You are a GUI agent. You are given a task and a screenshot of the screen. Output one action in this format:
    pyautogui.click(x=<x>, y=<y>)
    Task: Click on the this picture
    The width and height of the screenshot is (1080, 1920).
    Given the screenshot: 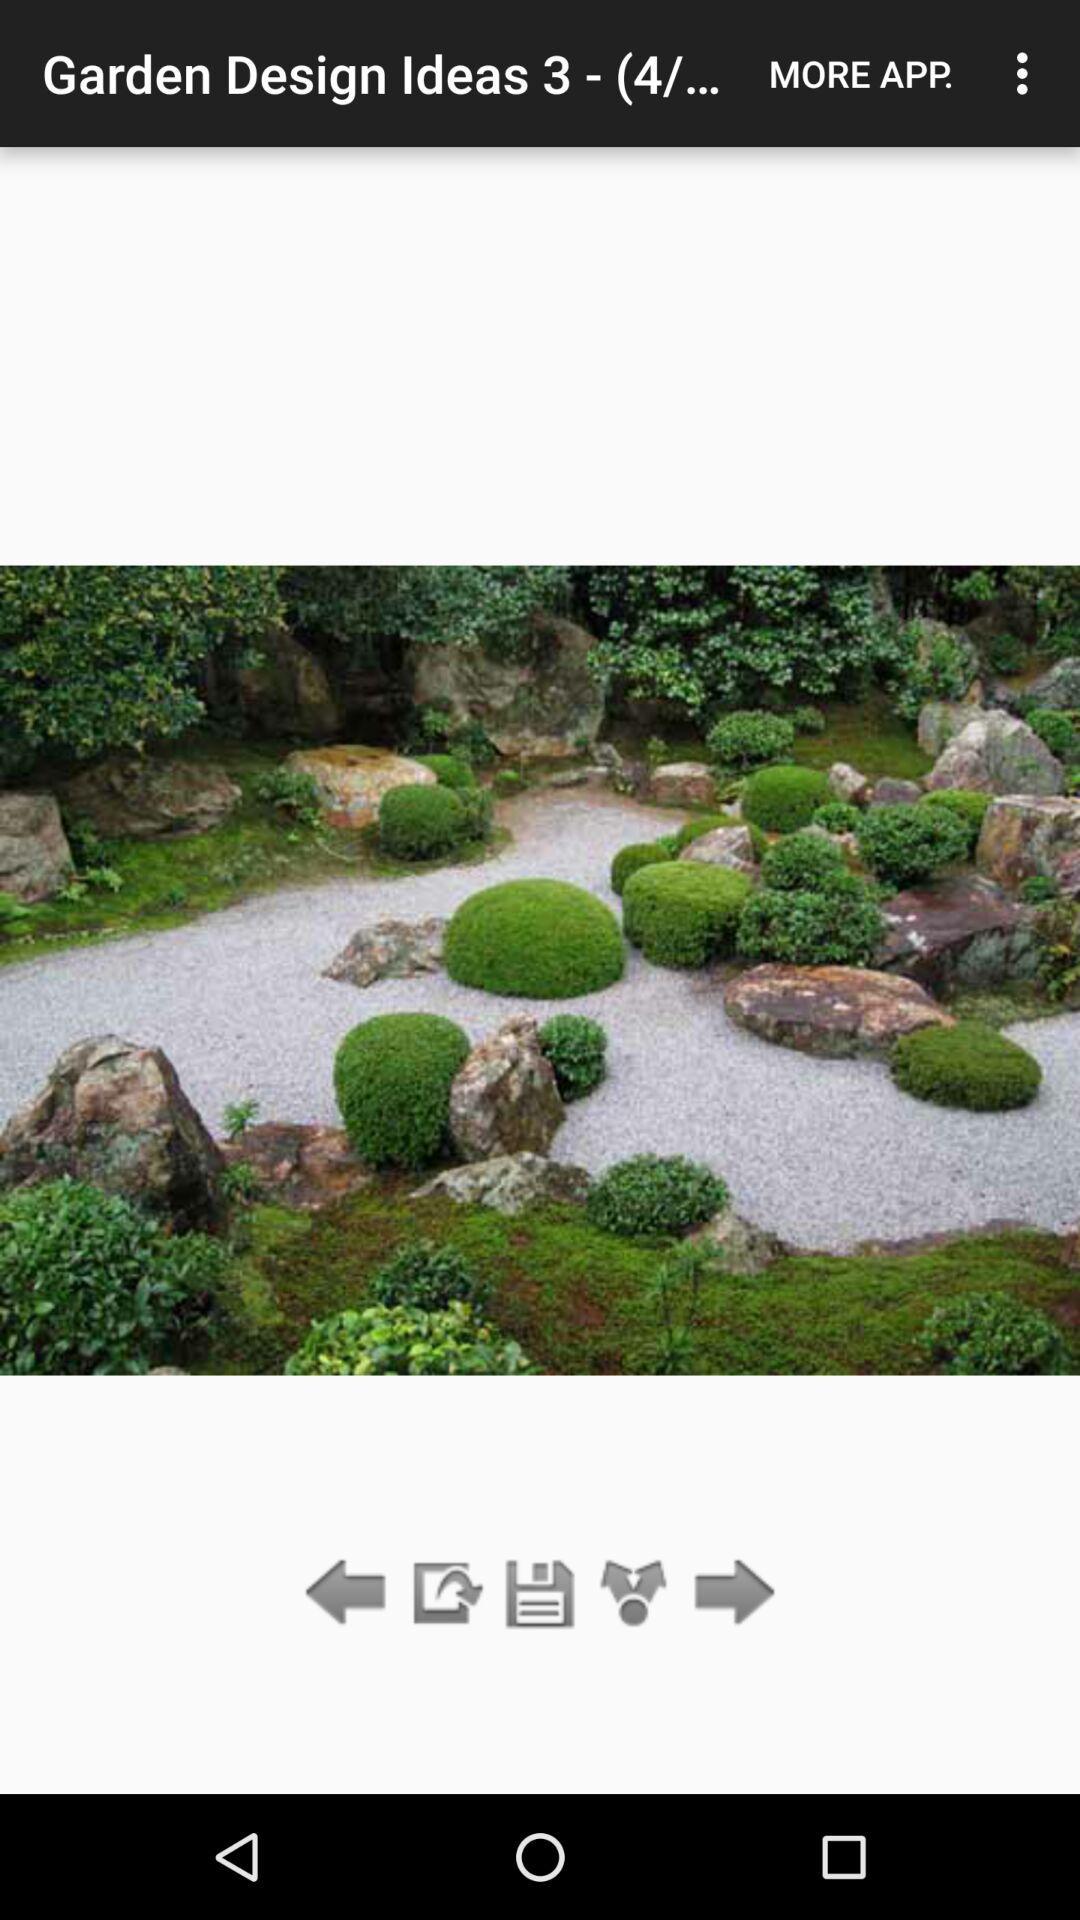 What is the action you would take?
    pyautogui.click(x=540, y=1593)
    